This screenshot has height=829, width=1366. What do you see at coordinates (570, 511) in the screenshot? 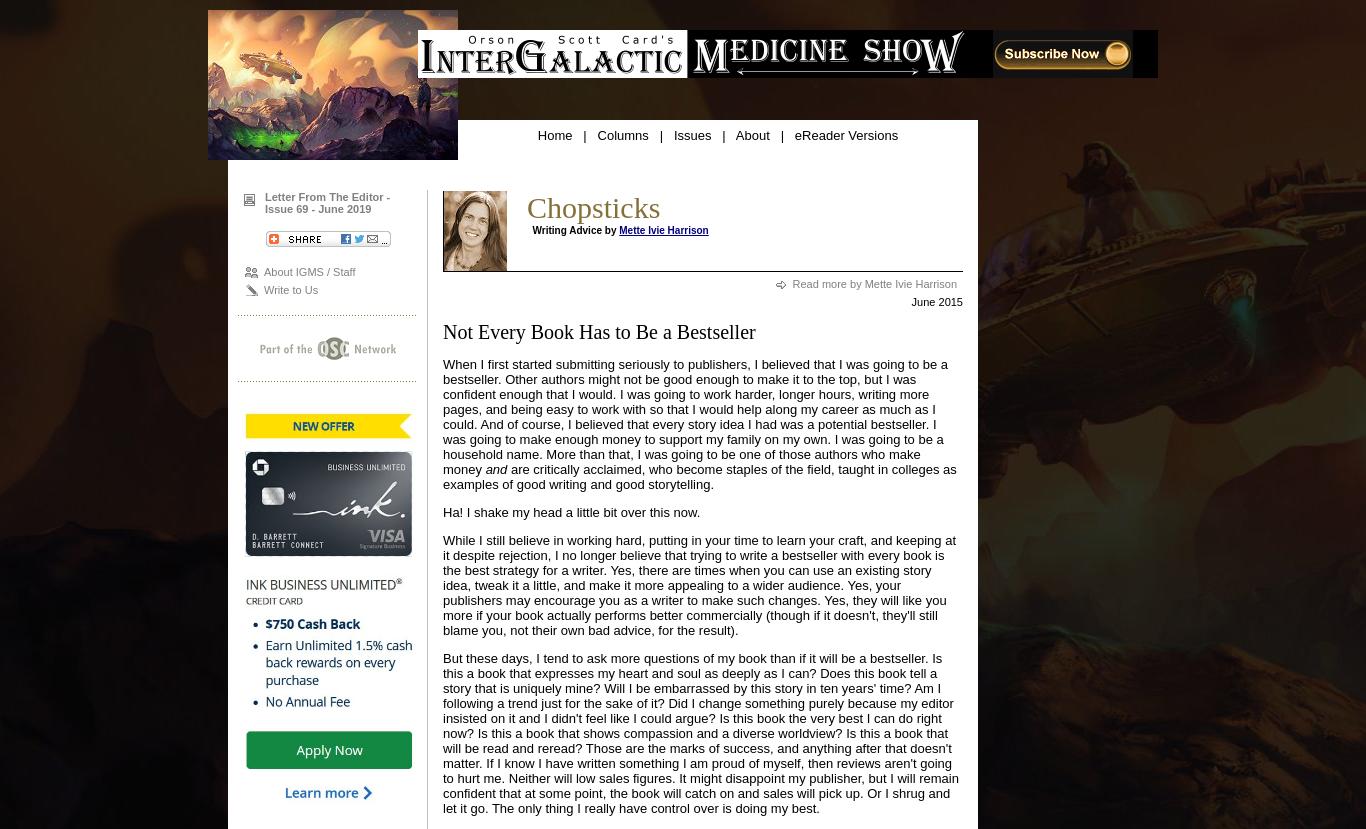
I see `'Ha! I shake my head a little bit over this now.'` at bounding box center [570, 511].